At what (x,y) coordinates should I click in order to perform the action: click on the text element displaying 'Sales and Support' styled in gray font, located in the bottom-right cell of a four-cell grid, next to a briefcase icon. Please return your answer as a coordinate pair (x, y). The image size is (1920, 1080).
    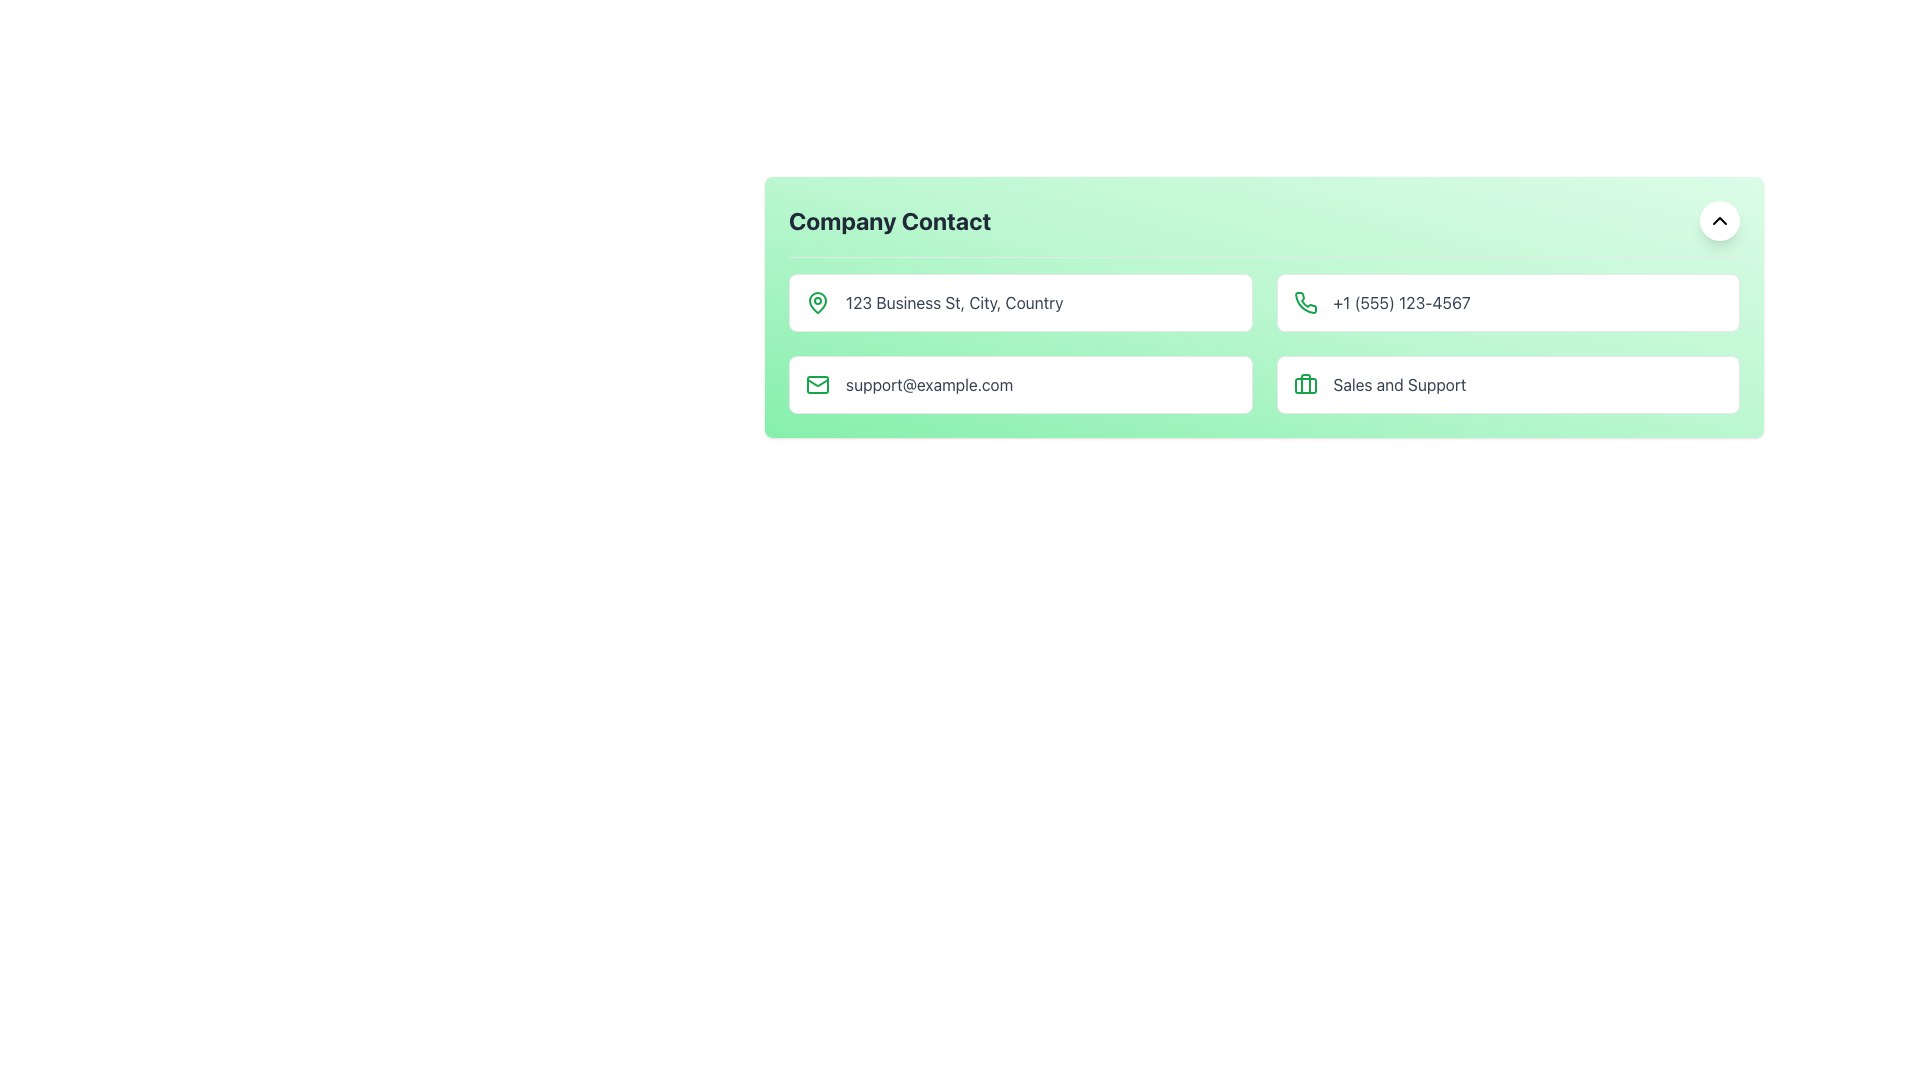
    Looking at the image, I should click on (1398, 385).